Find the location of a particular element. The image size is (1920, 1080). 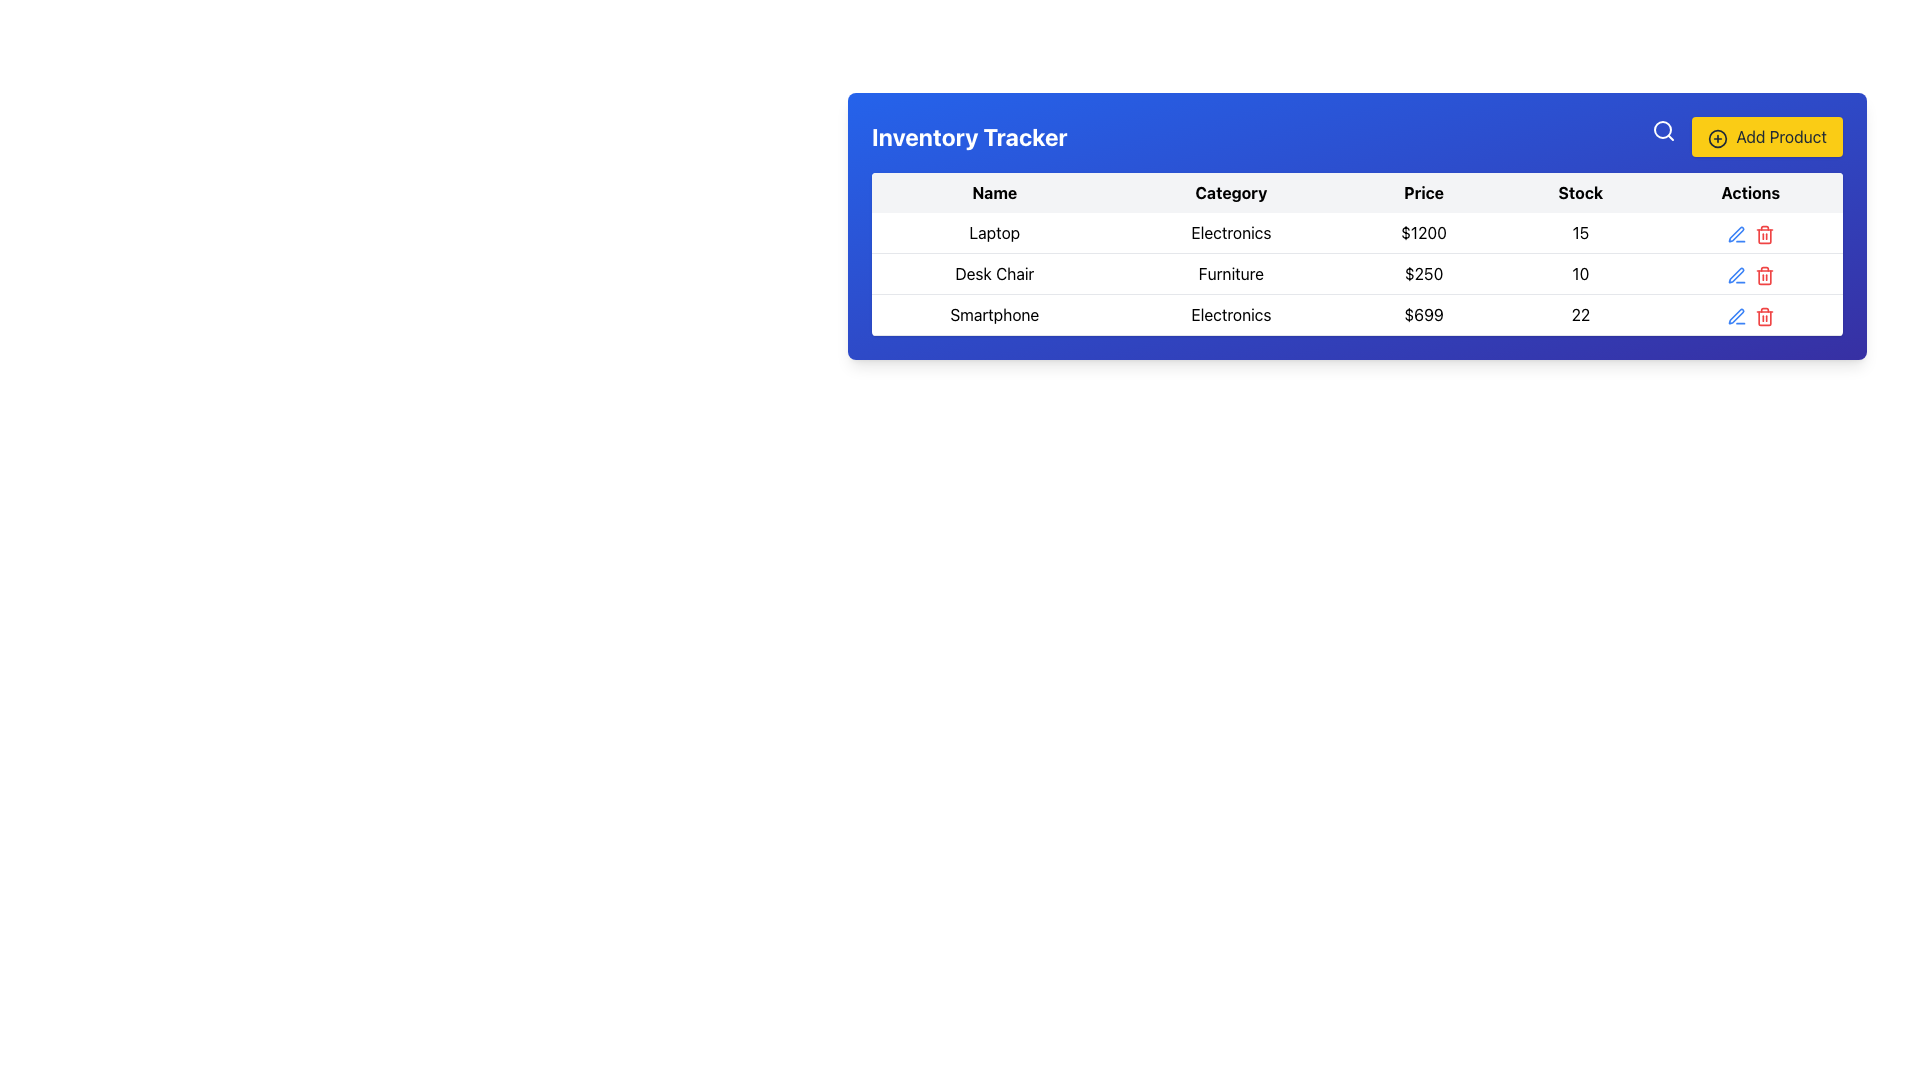

price displayed in the 'Price' column for the 'Desk Chair' row in the inventory table is located at coordinates (1423, 273).